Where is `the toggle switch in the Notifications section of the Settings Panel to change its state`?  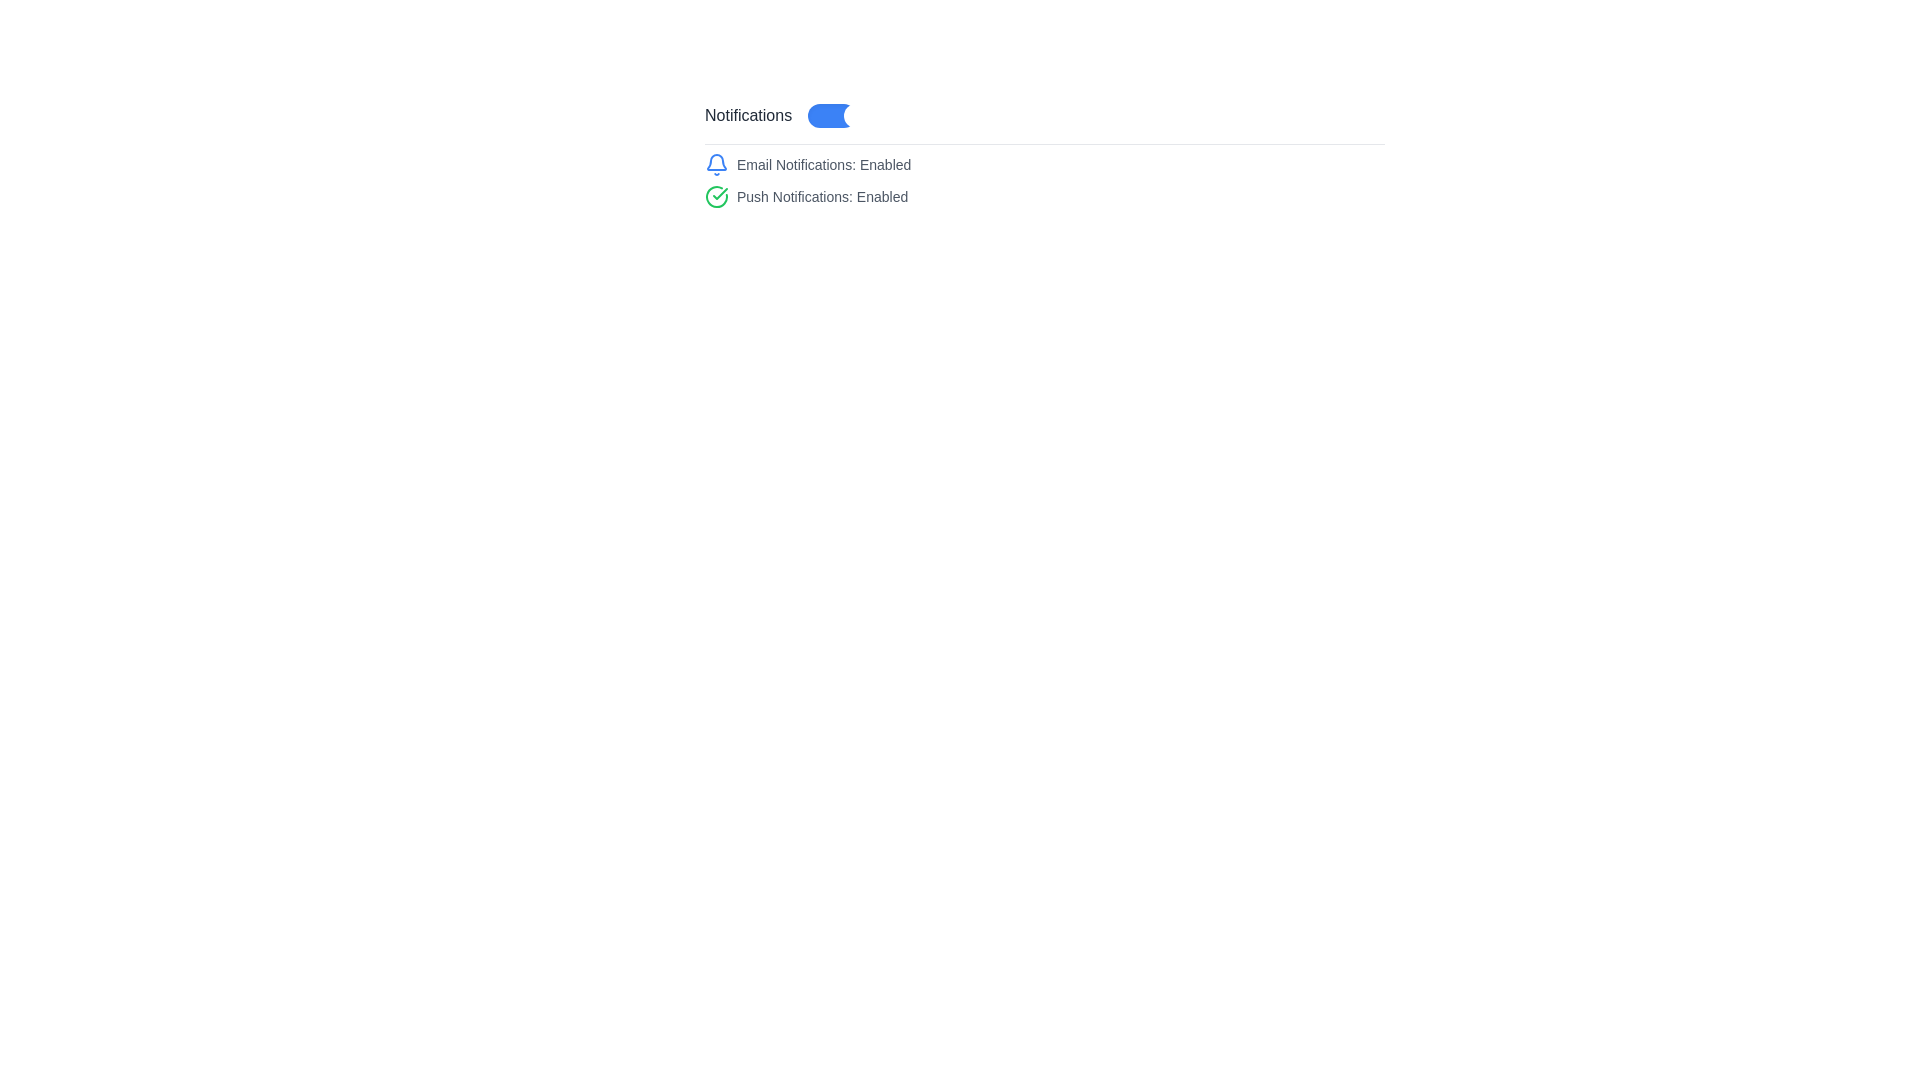
the toggle switch in the Notifications section of the Settings Panel to change its state is located at coordinates (1044, 155).